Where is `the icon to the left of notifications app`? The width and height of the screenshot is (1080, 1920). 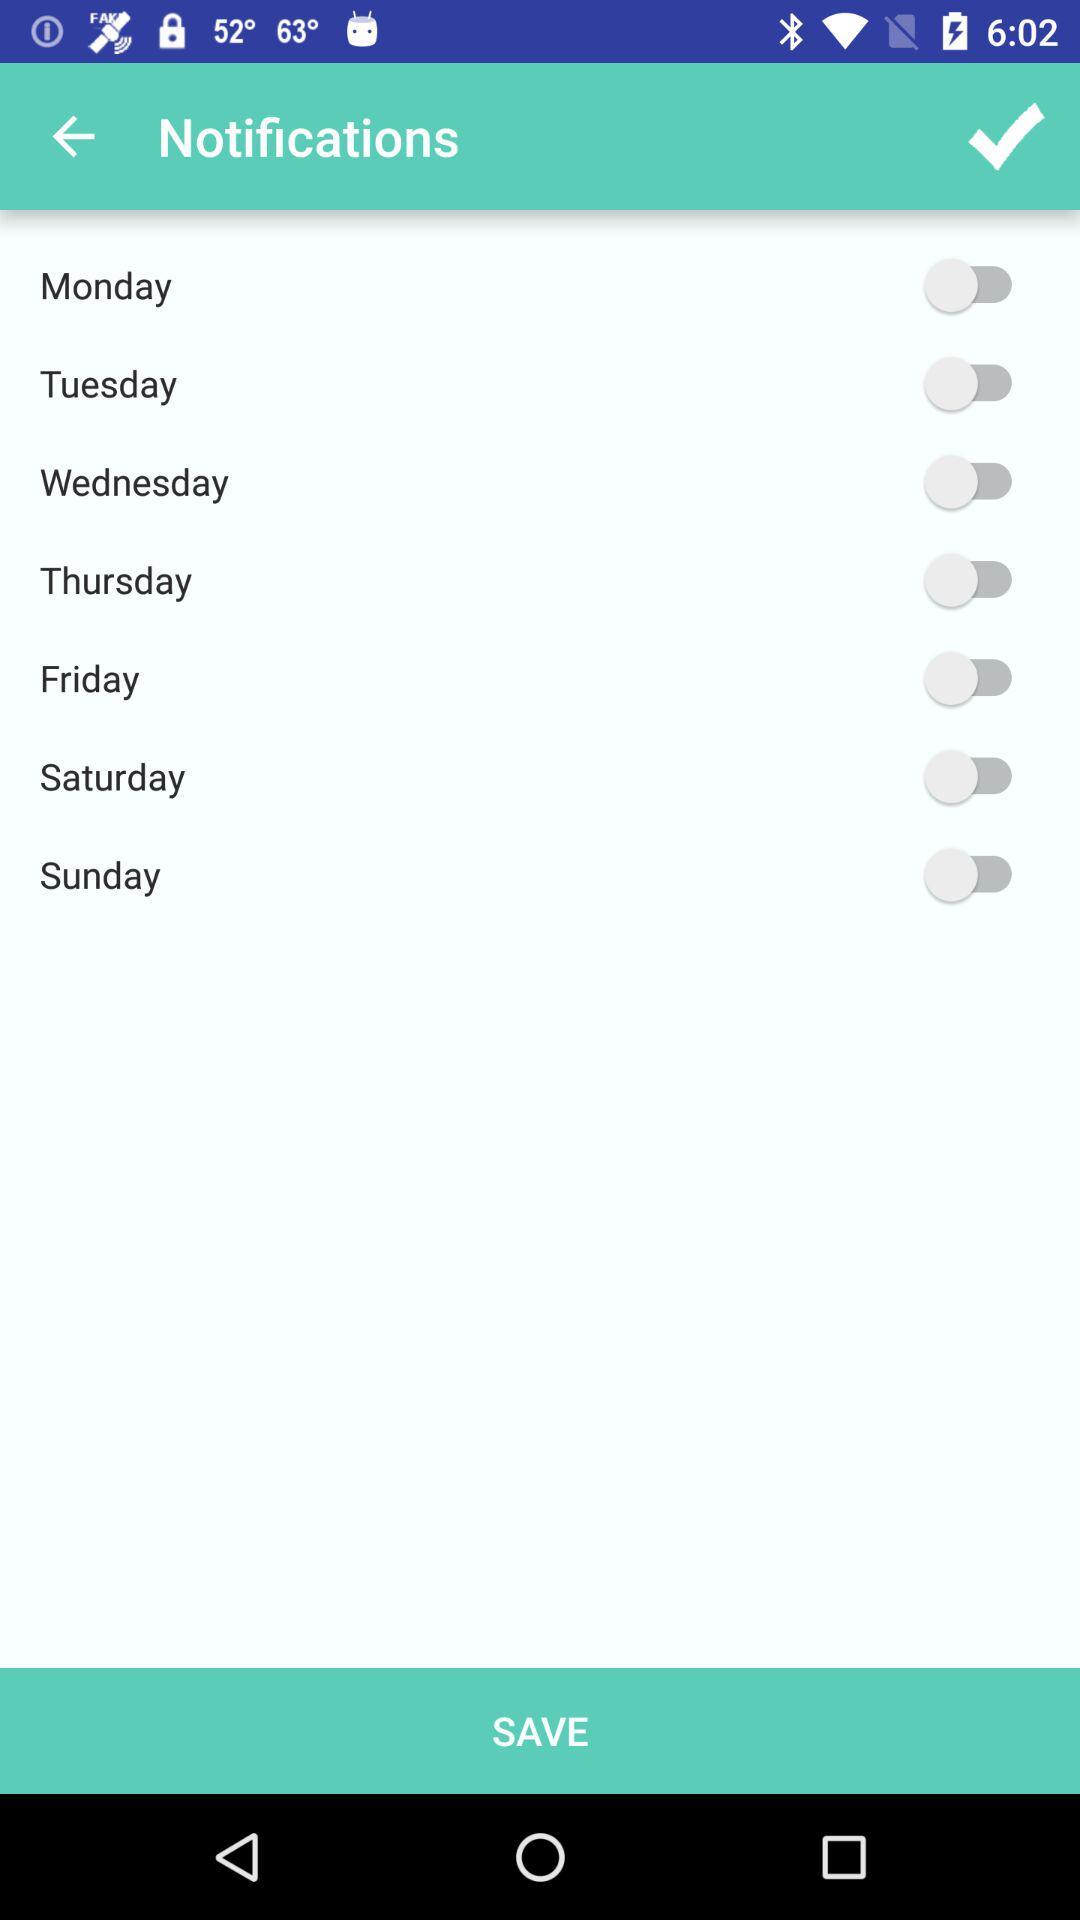
the icon to the left of notifications app is located at coordinates (72, 135).